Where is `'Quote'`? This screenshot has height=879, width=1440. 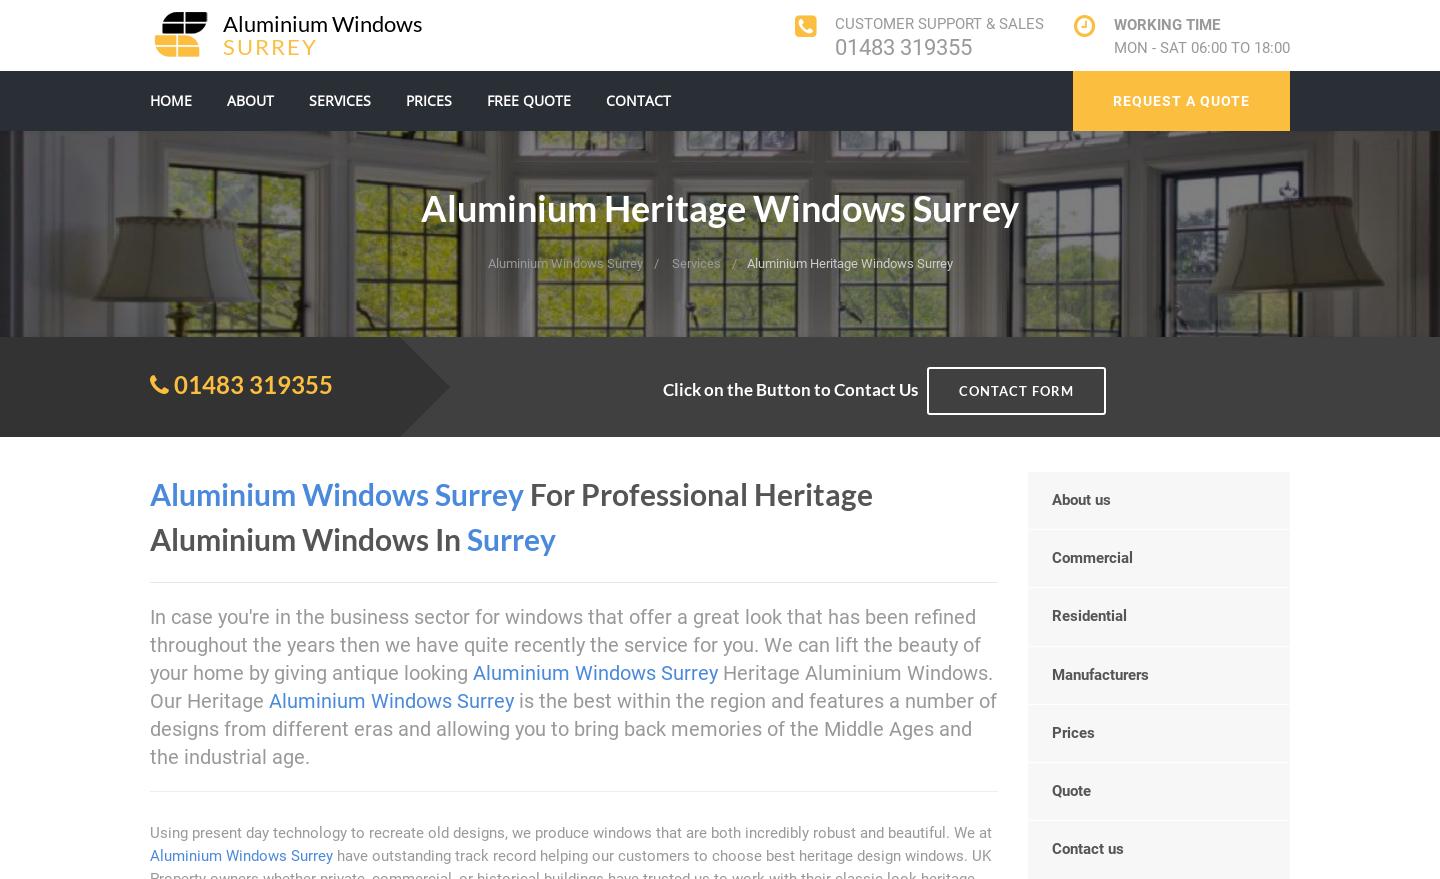 'Quote' is located at coordinates (1051, 791).